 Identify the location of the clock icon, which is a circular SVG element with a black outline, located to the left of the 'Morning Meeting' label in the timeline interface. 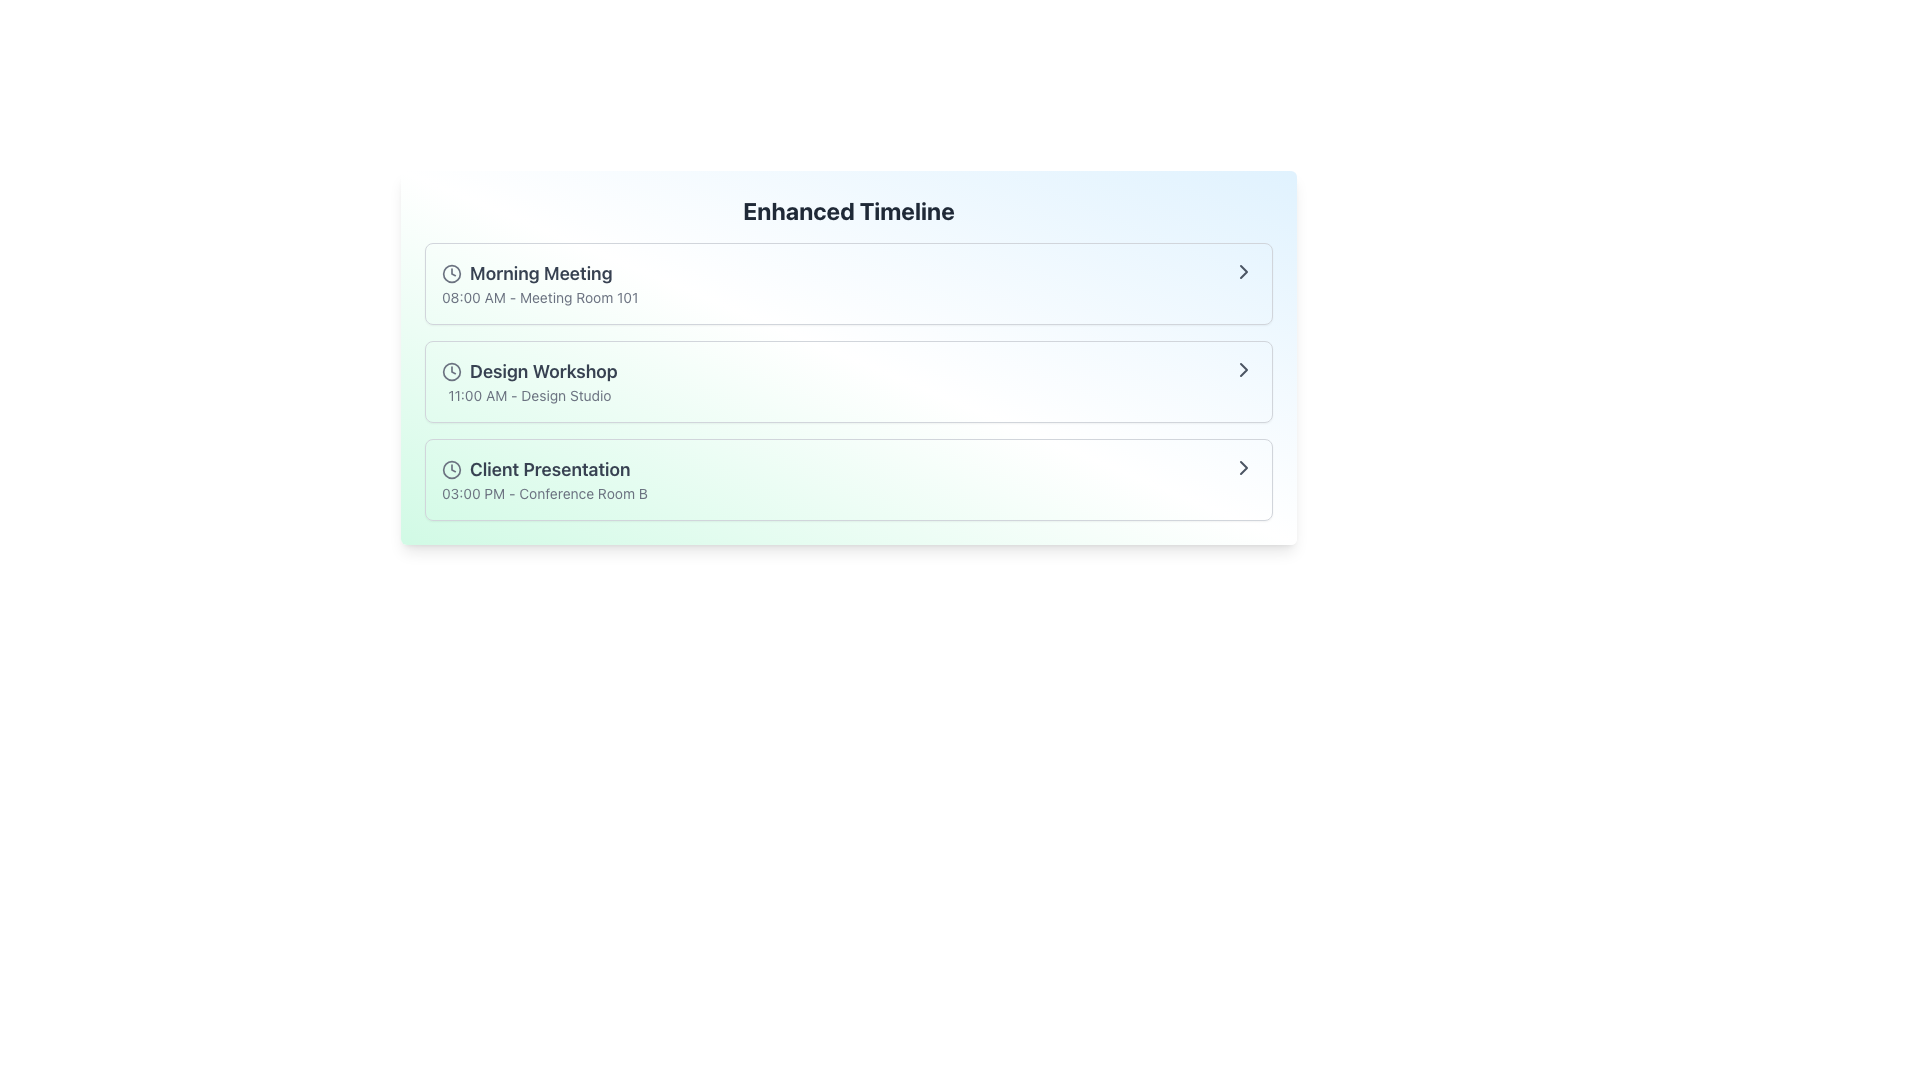
(450, 273).